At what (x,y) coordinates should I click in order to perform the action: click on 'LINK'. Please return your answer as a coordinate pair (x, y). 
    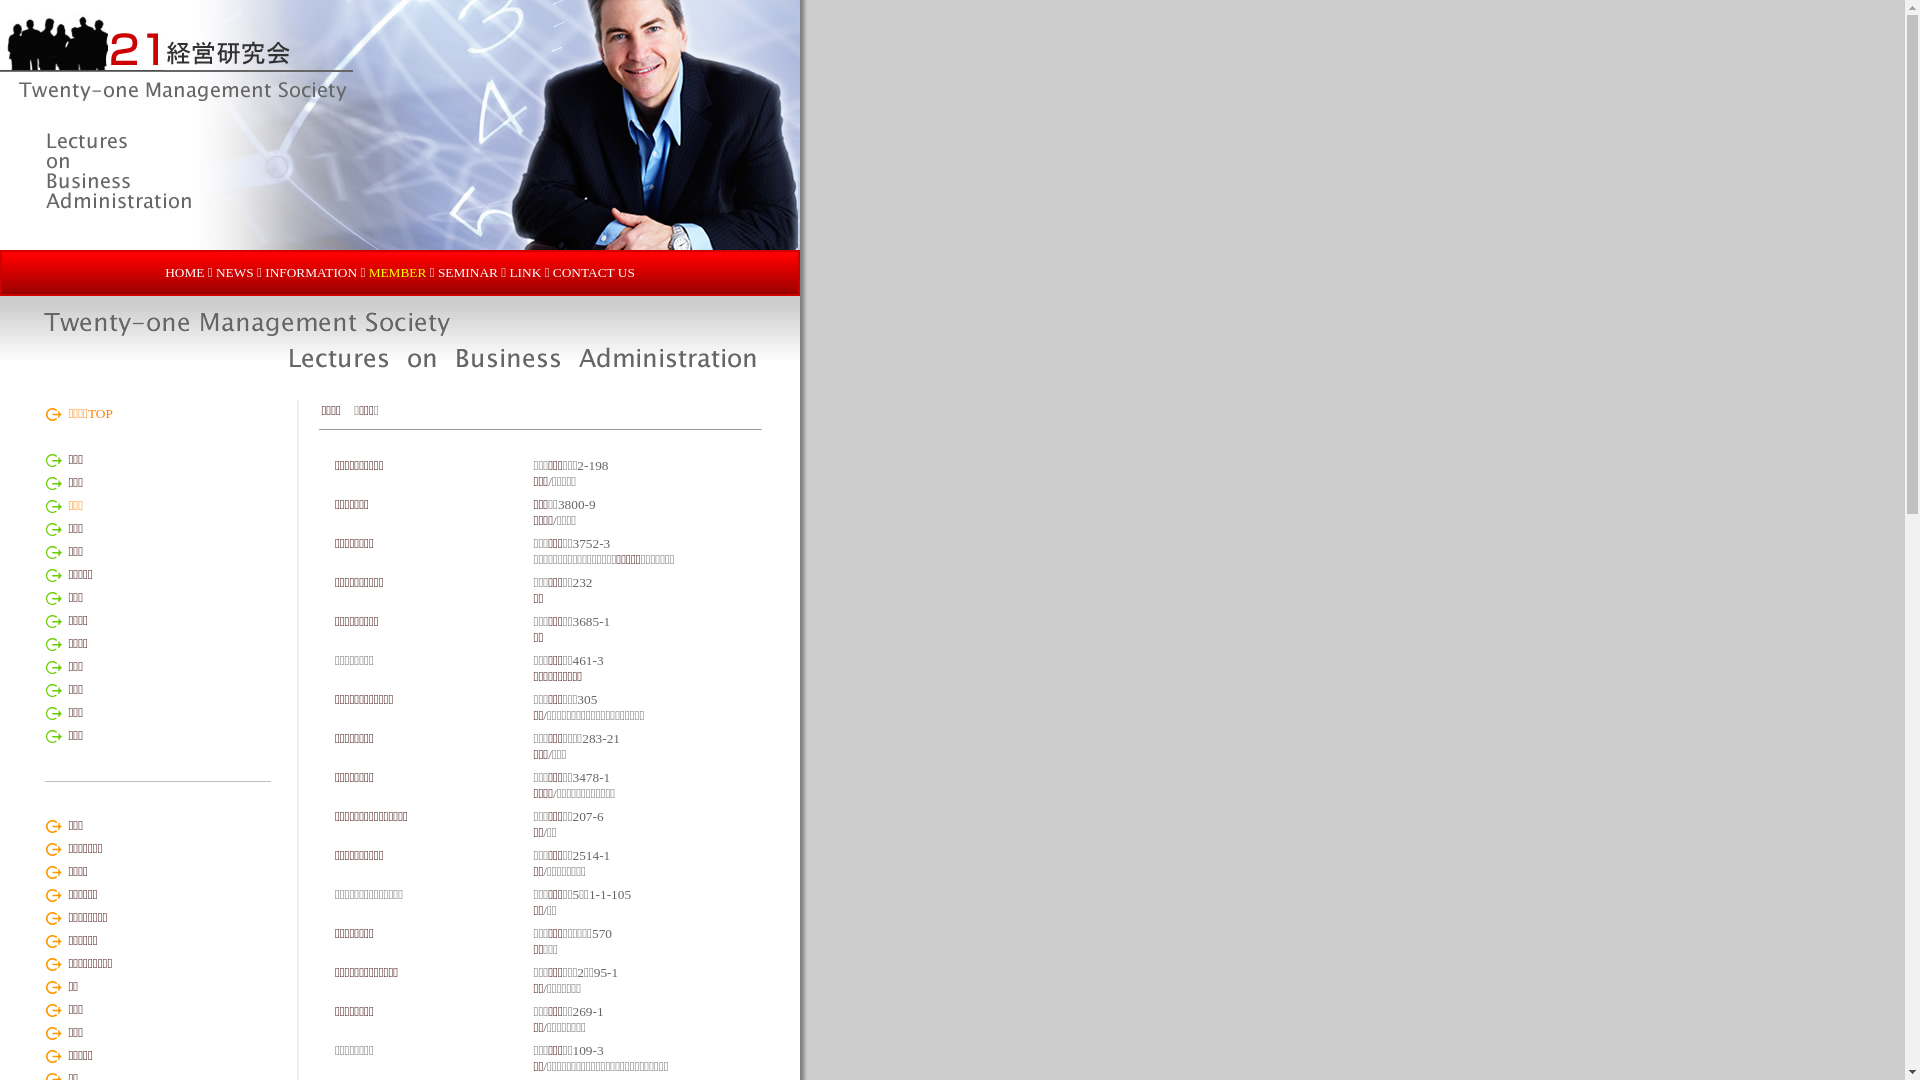
    Looking at the image, I should click on (524, 272).